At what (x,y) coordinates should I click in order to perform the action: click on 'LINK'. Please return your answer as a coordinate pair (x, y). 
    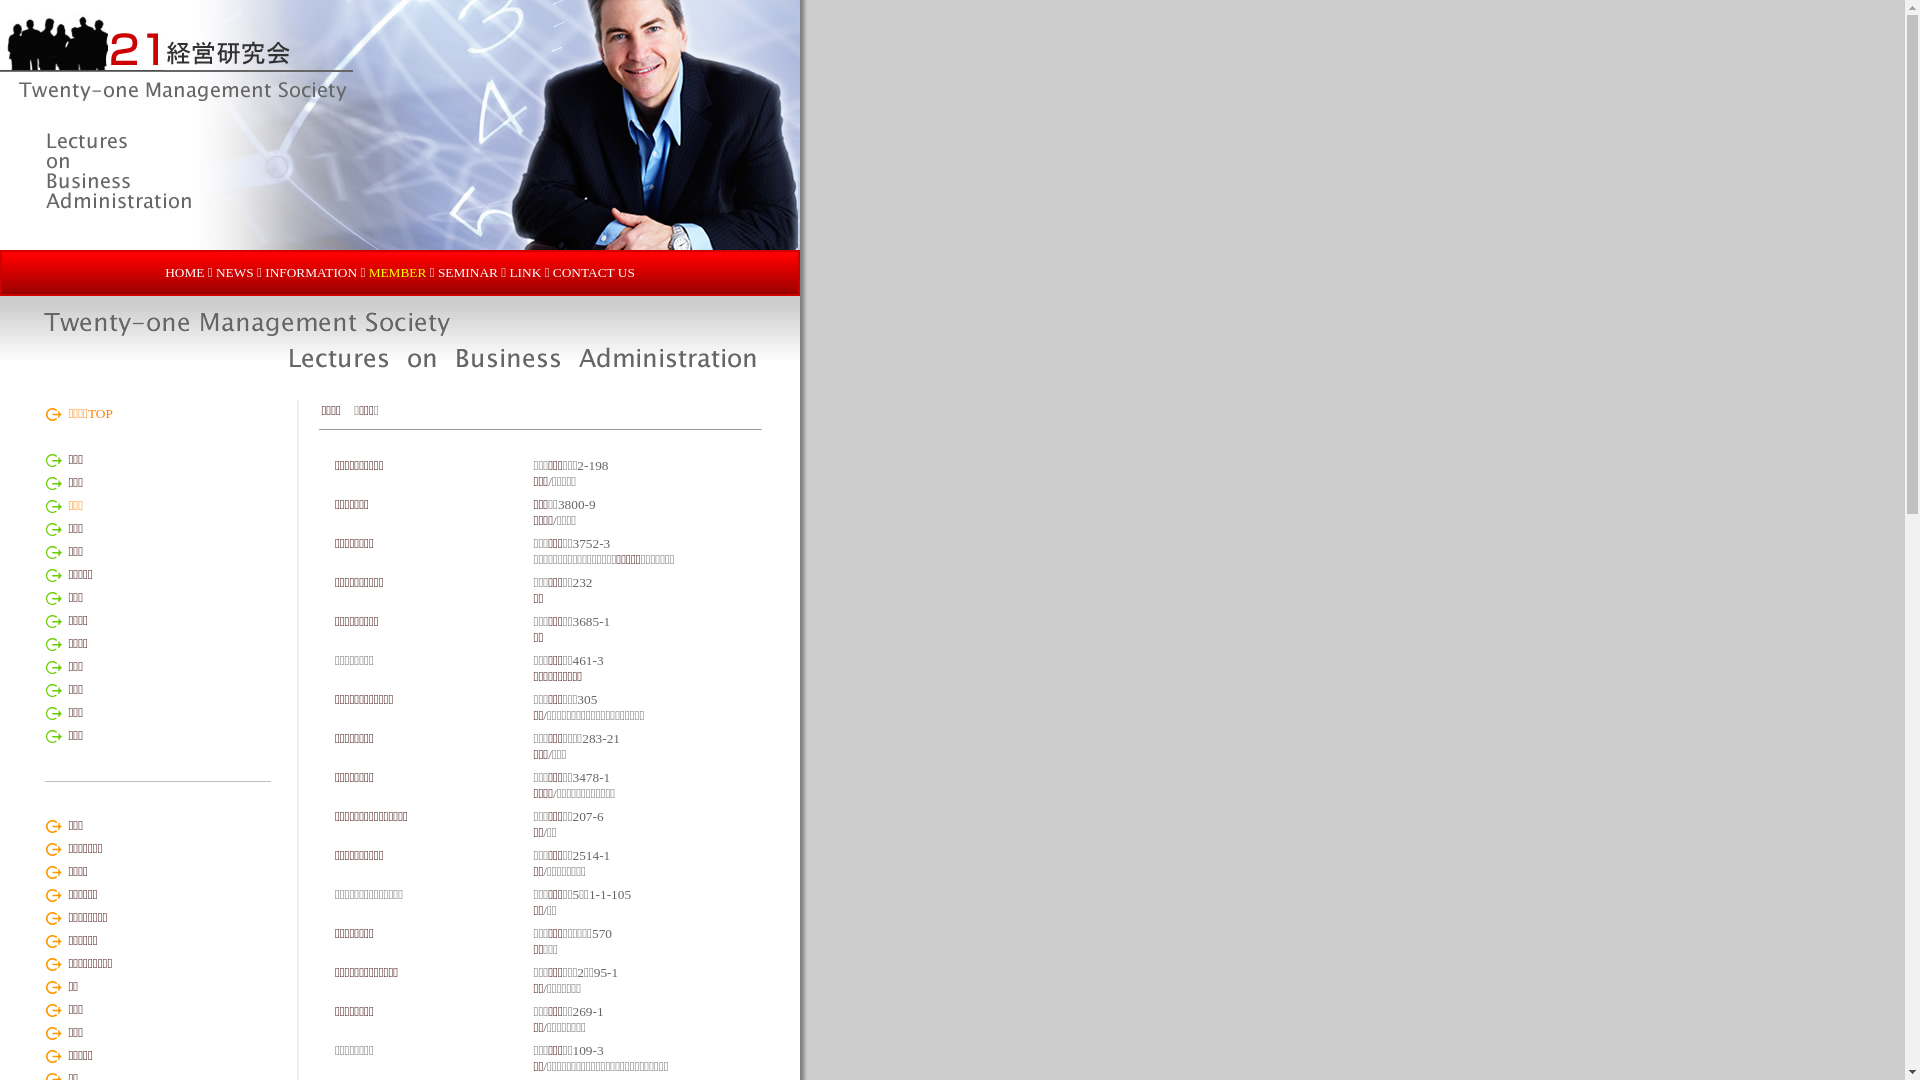
    Looking at the image, I should click on (524, 272).